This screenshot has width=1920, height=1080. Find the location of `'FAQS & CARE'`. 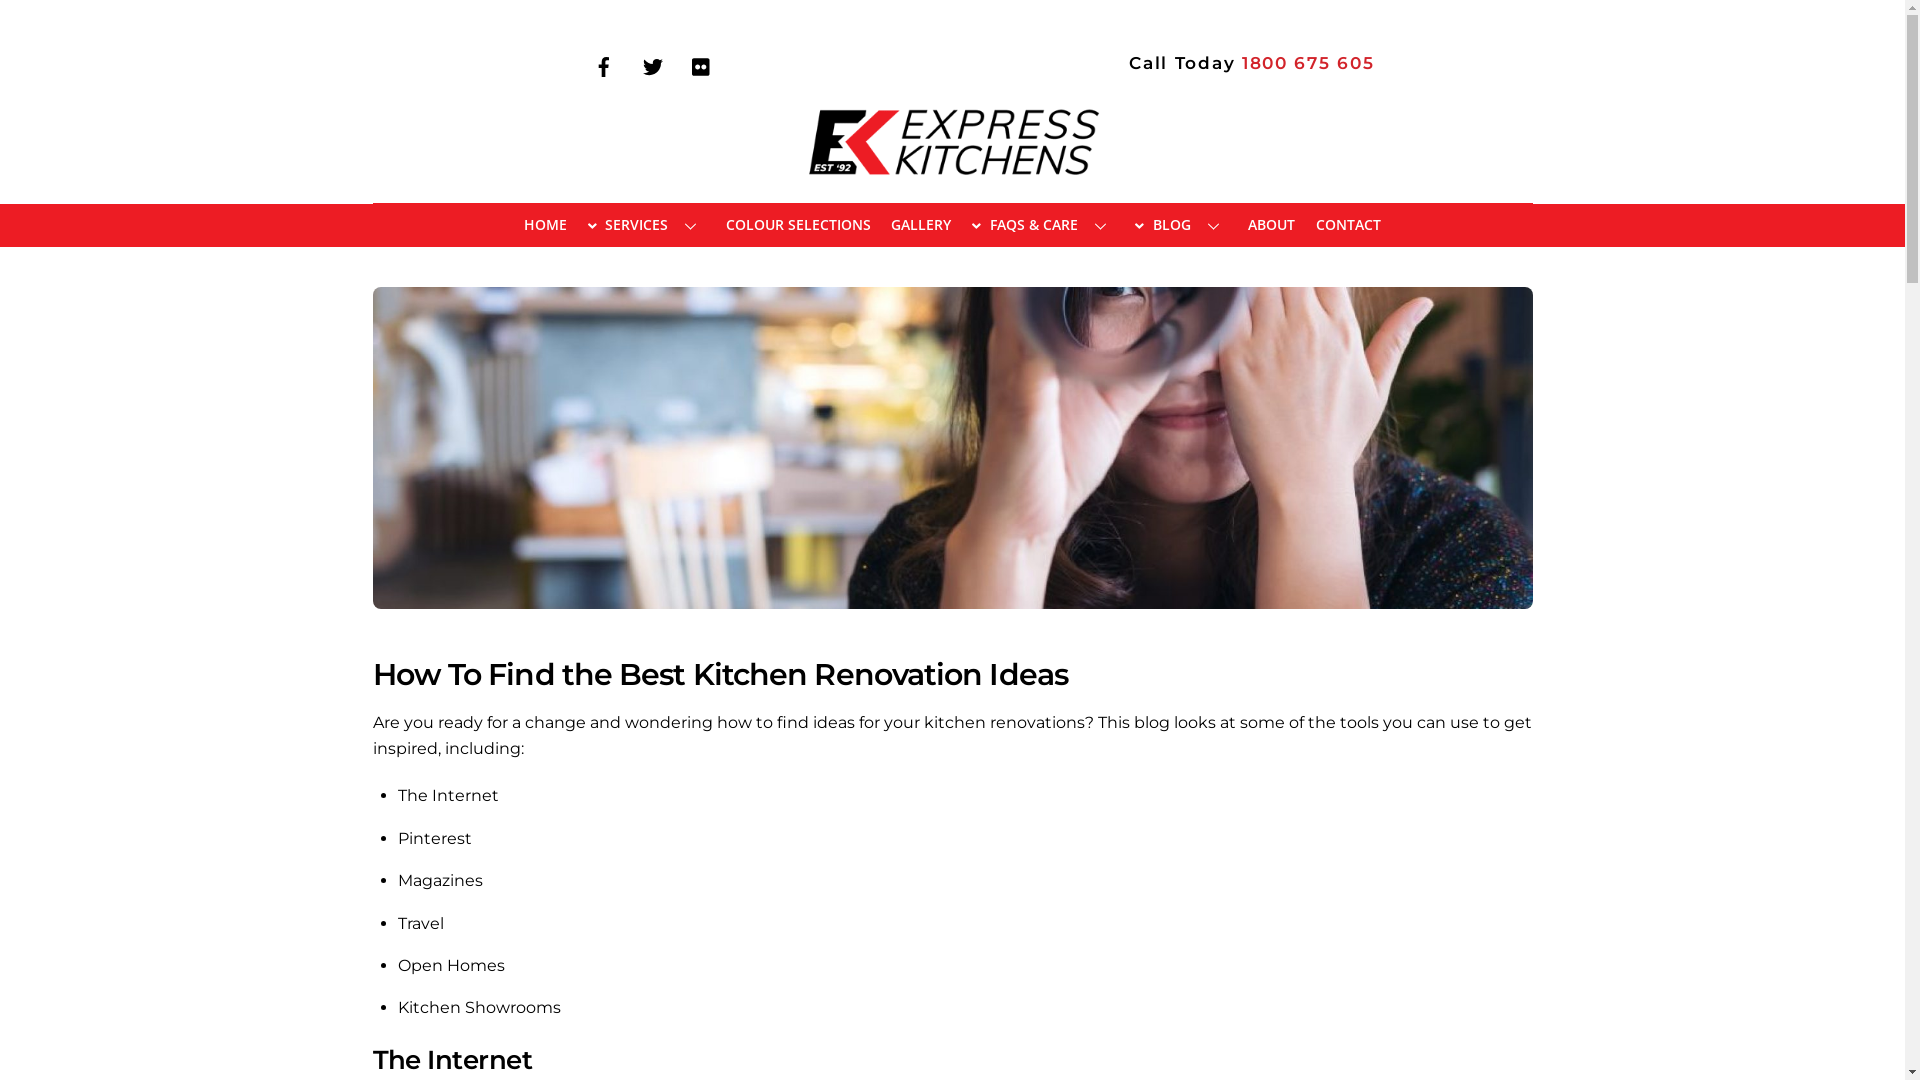

'FAQS & CARE' is located at coordinates (1042, 224).